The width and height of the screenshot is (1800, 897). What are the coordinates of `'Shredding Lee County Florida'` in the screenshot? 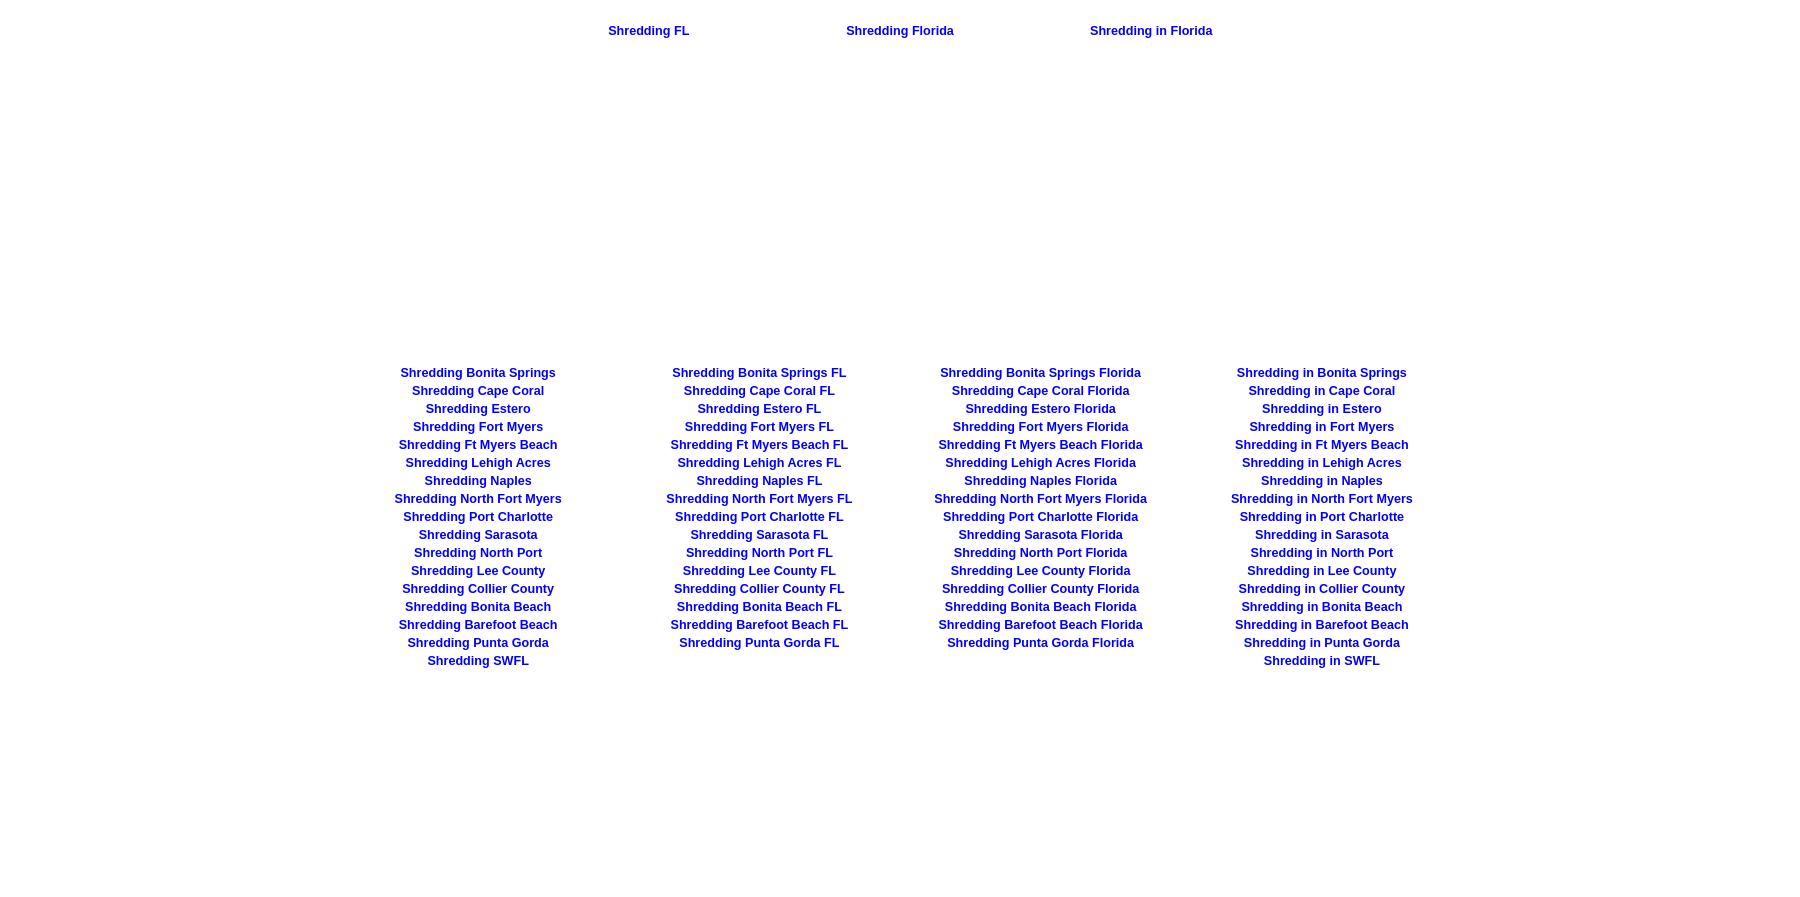 It's located at (1040, 571).